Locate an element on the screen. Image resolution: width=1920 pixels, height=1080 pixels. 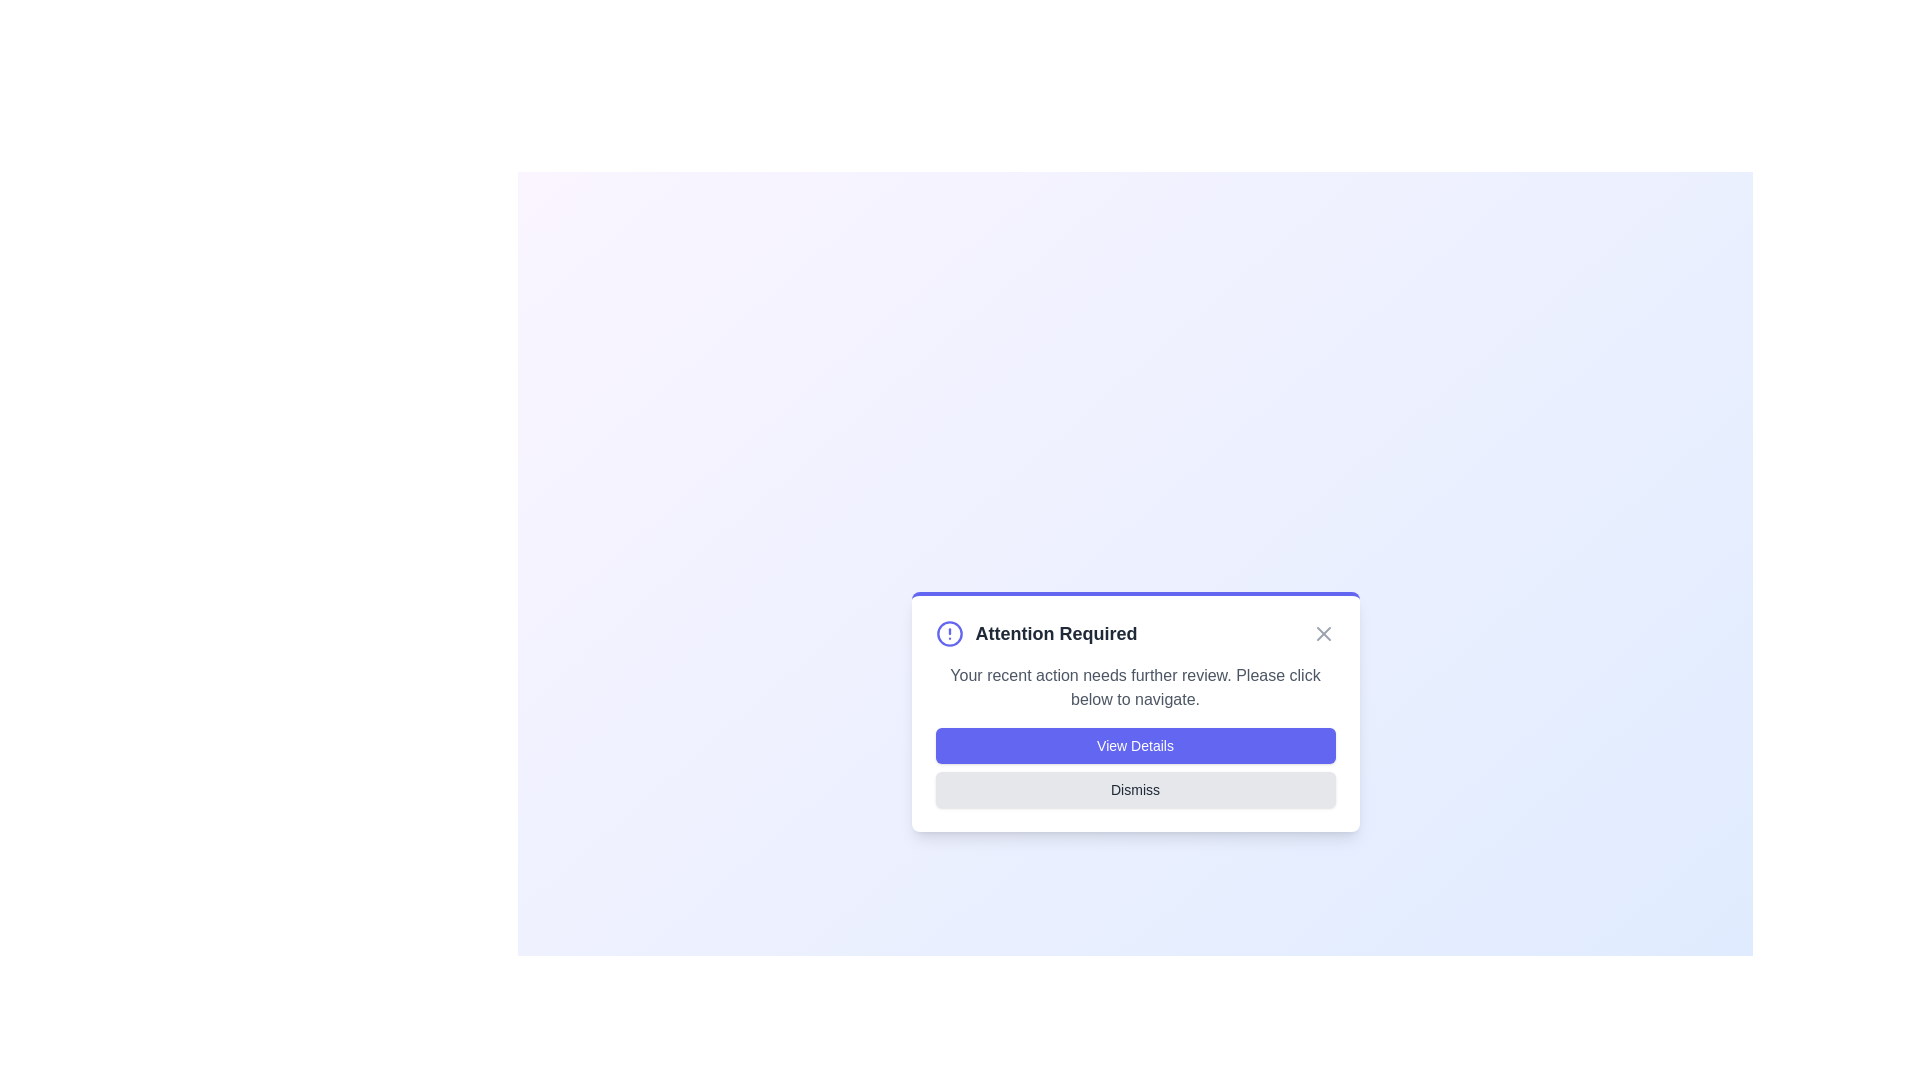
the 'X' button at the top-right corner of the alert to close it is located at coordinates (1323, 633).